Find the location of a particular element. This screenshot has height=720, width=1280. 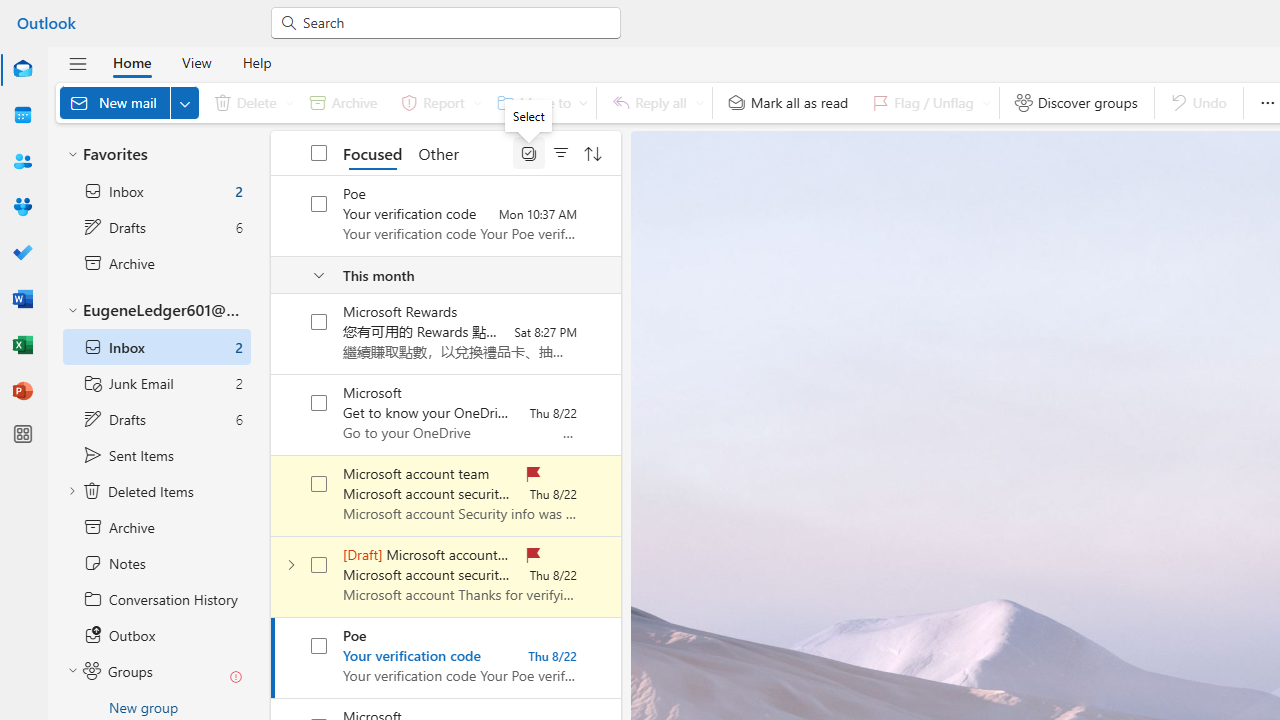

'Home' is located at coordinates (131, 61).